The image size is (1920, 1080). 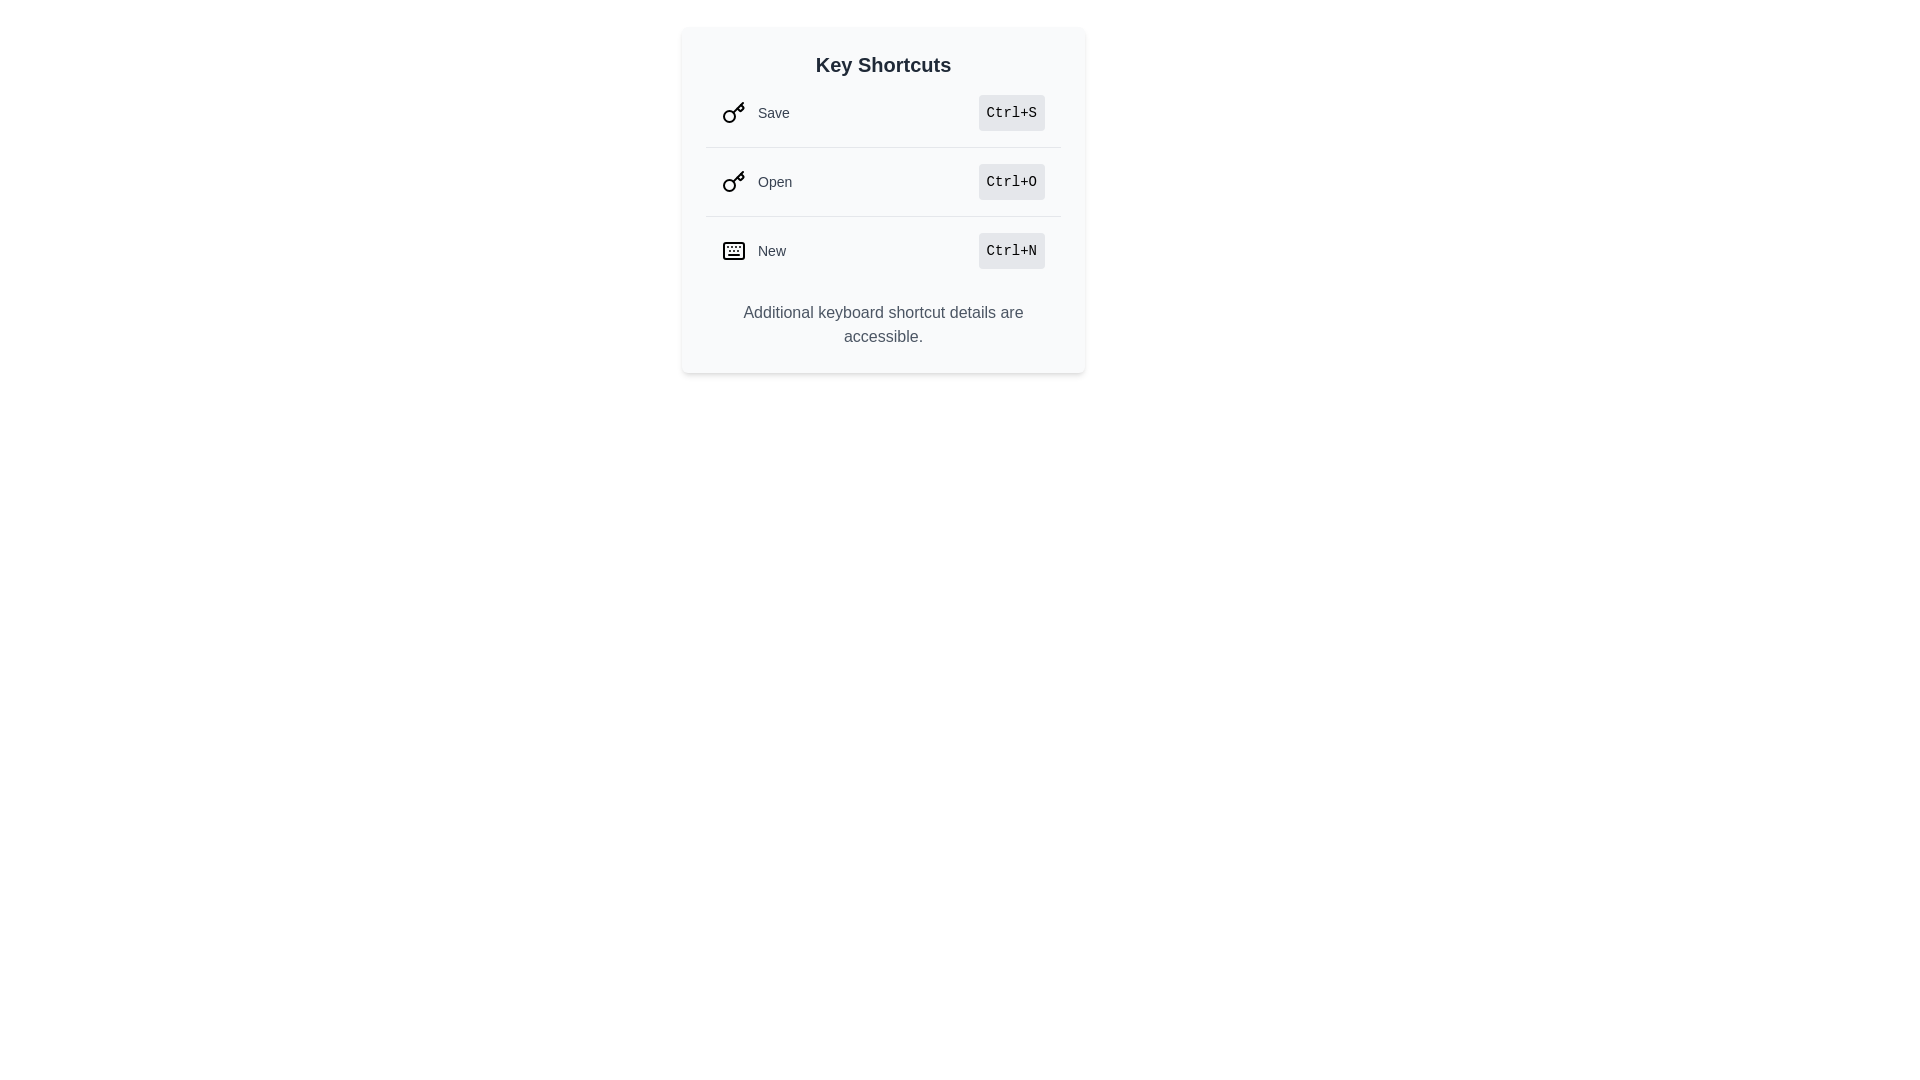 I want to click on the 'Open' text label with a key icon, so click(x=756, y=181).